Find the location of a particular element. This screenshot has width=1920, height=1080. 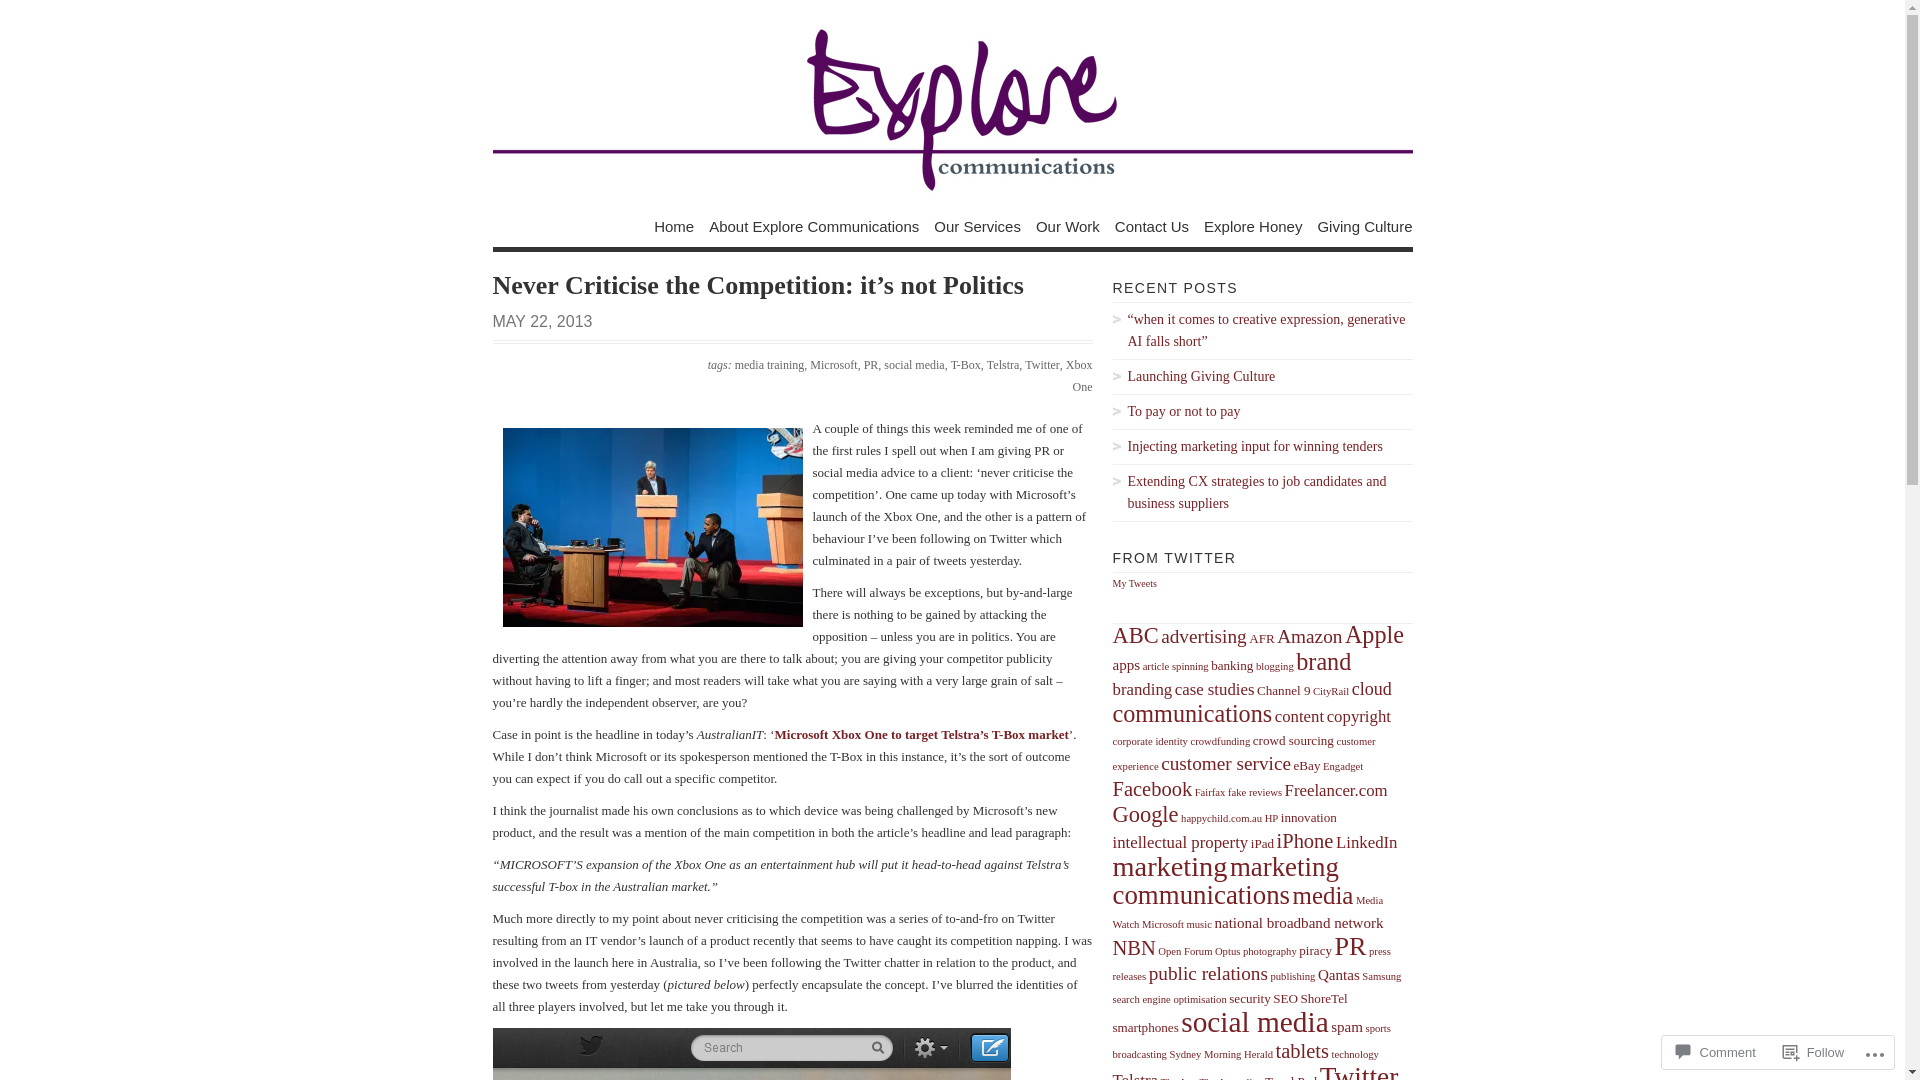

'communications' is located at coordinates (1191, 712).